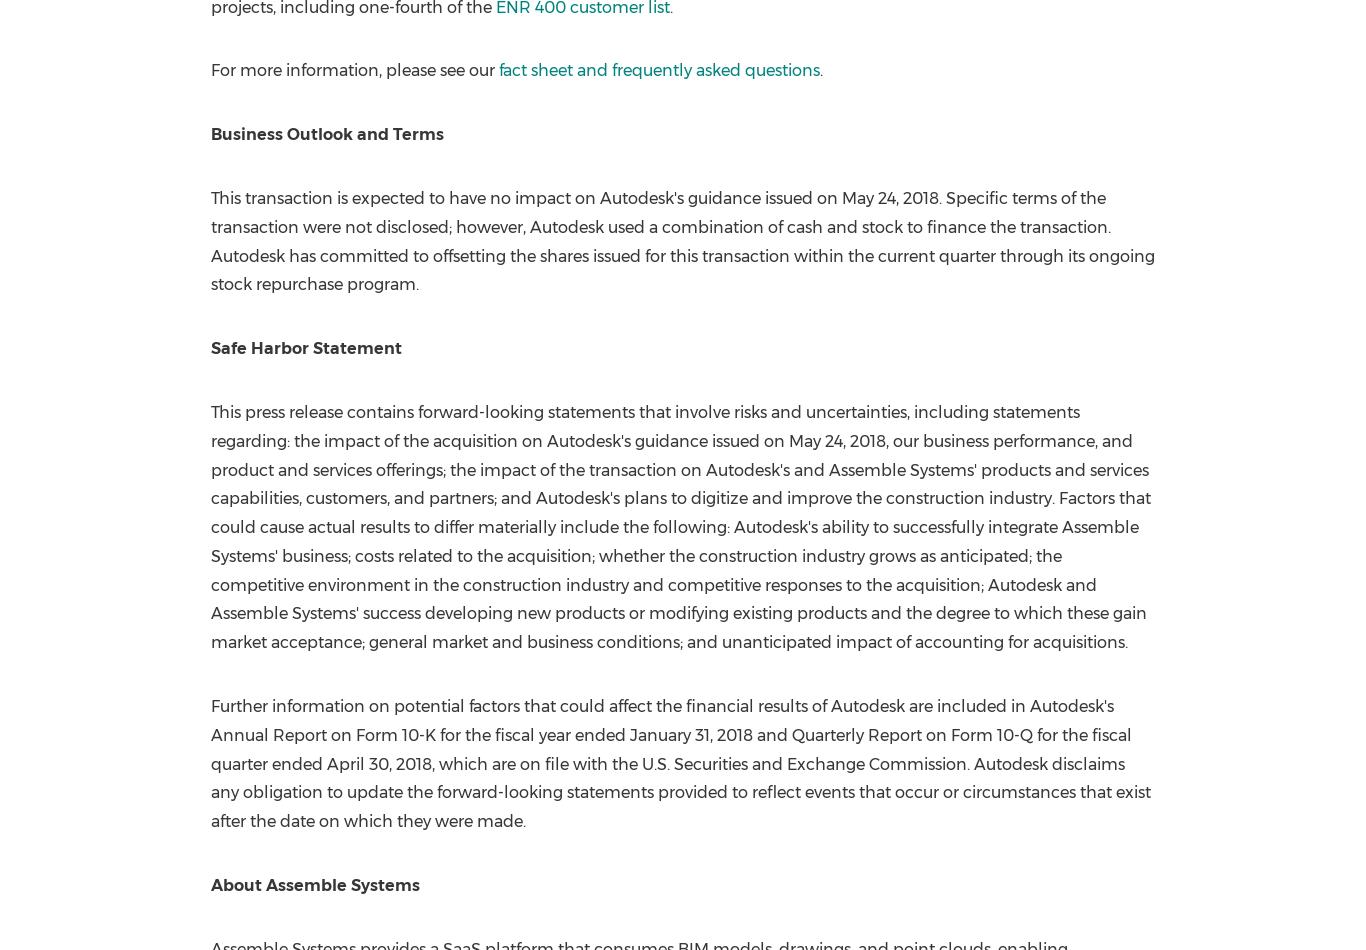 This screenshot has height=950, width=1366. Describe the element at coordinates (314, 884) in the screenshot. I see `'About Assemble Systems'` at that location.